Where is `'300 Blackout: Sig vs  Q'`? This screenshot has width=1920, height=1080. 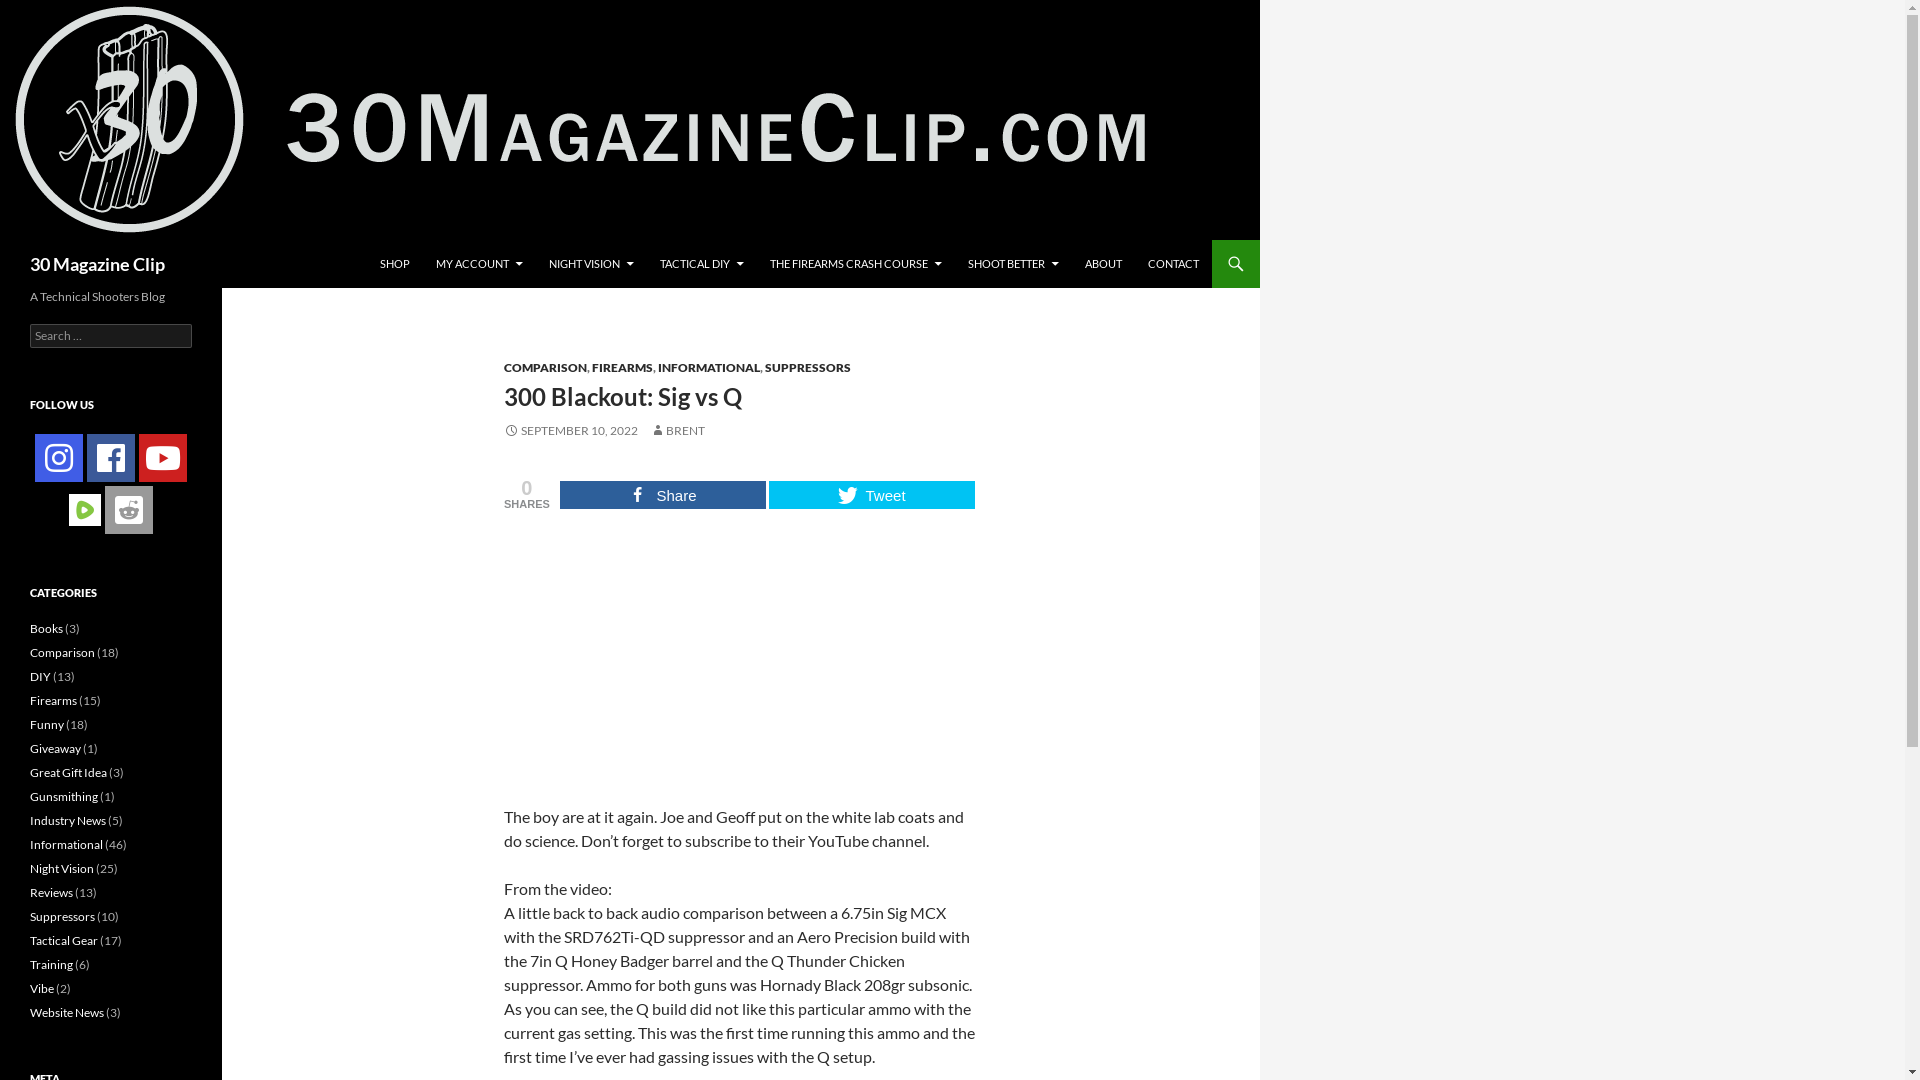
'300 Blackout: Sig vs  Q' is located at coordinates (739, 655).